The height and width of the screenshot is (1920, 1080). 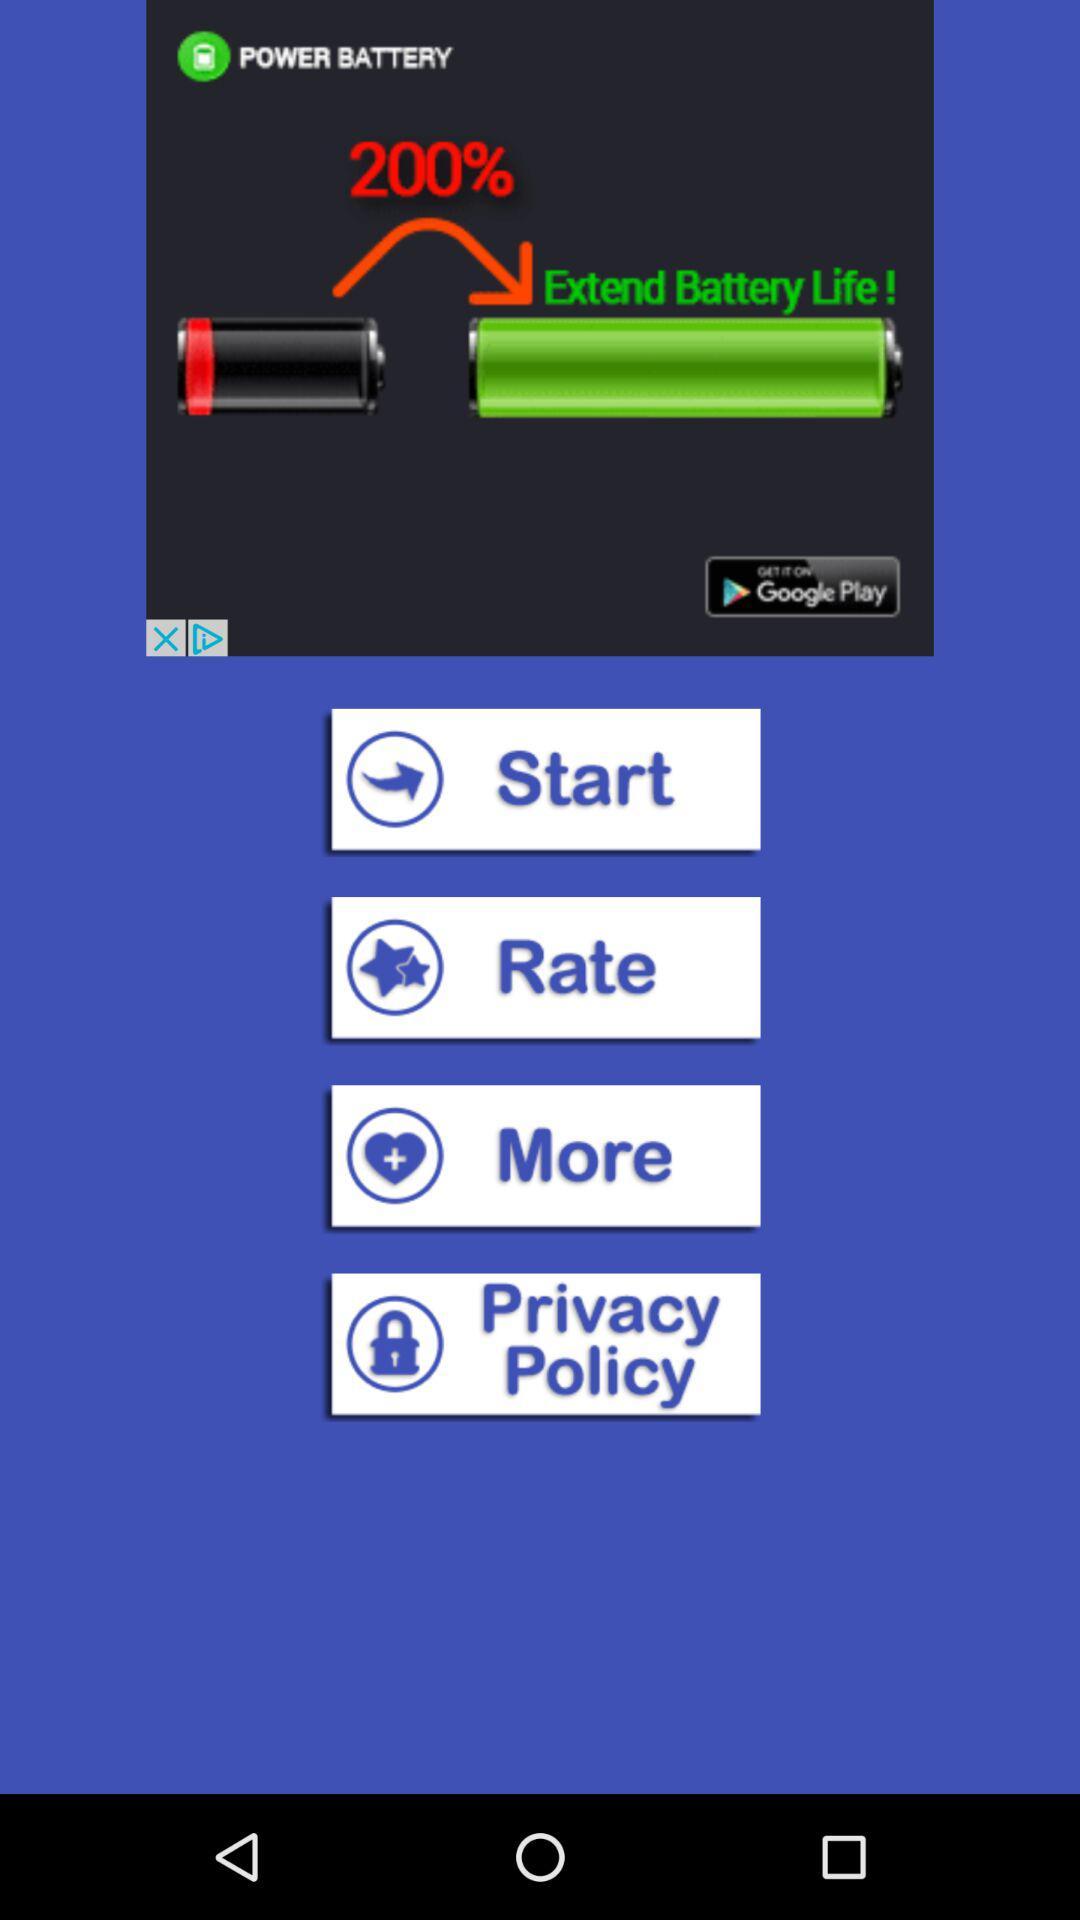 I want to click on start, so click(x=540, y=781).